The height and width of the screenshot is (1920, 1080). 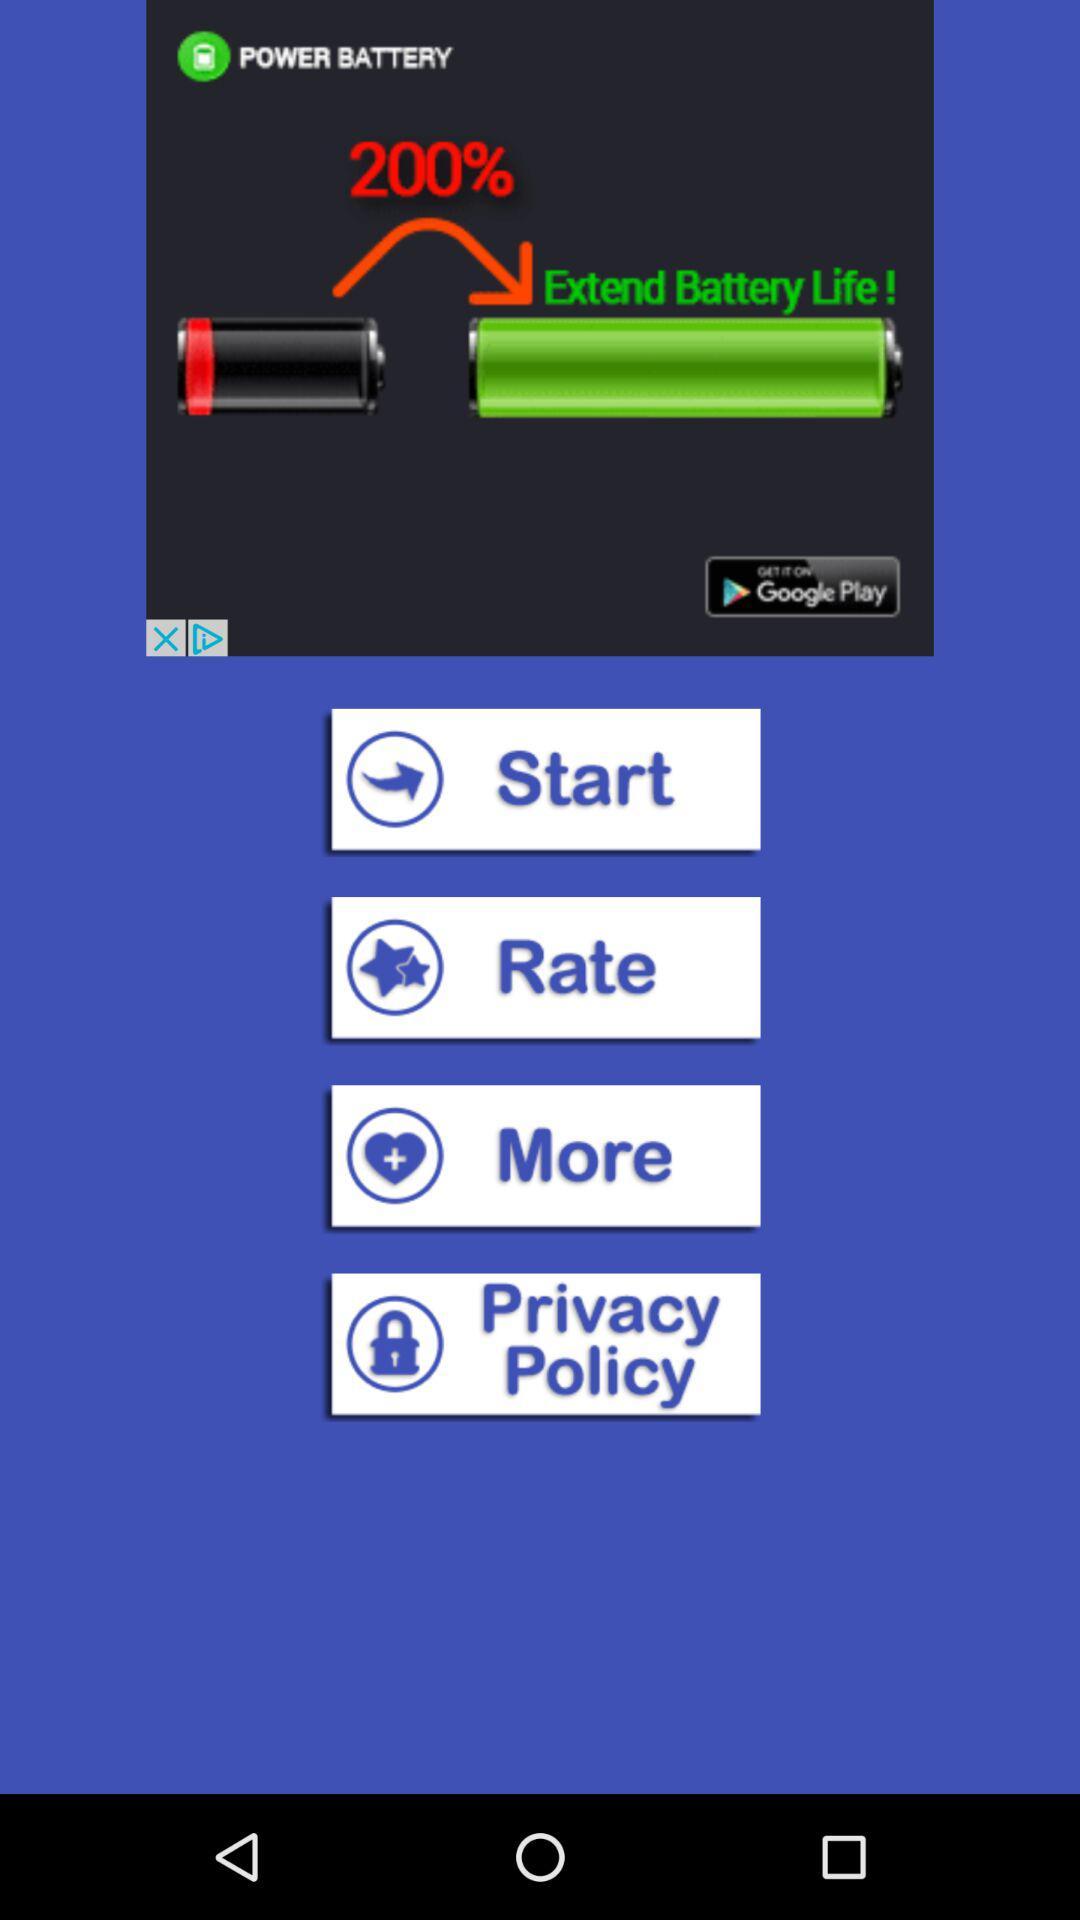 I want to click on start, so click(x=540, y=781).